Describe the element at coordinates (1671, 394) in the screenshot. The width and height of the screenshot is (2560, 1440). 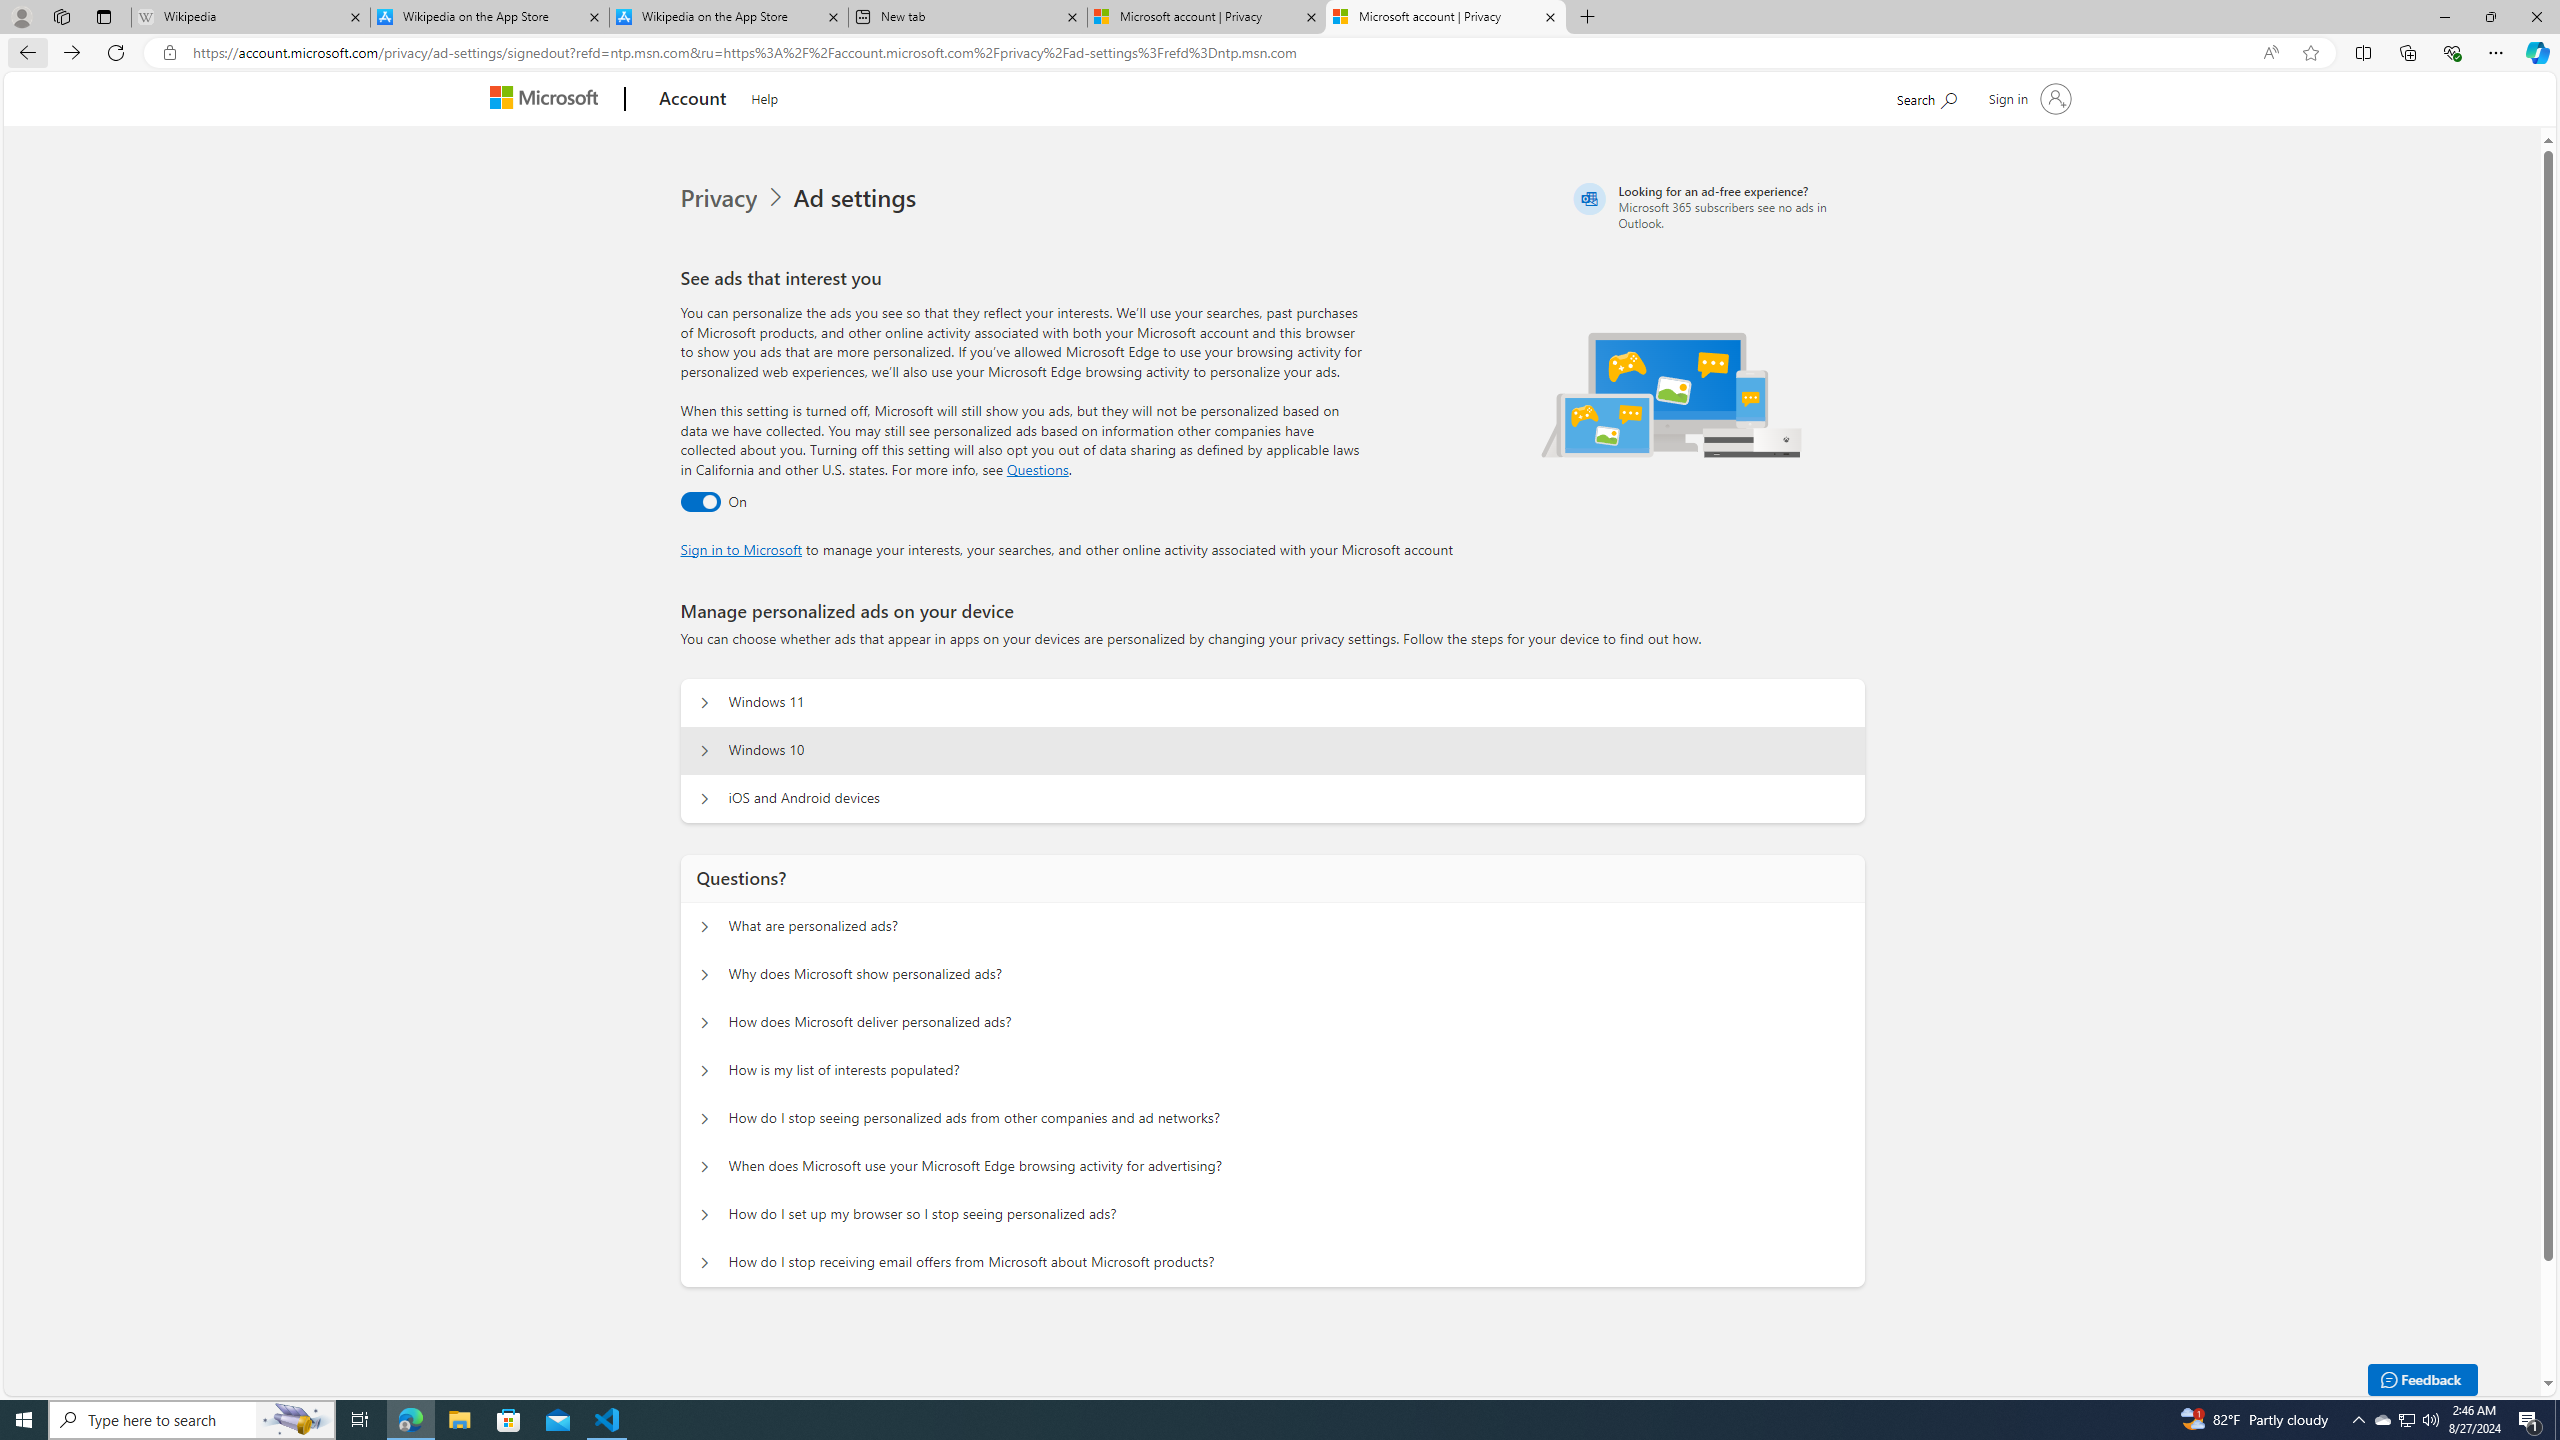
I see `'Illustration of multiple devices'` at that location.